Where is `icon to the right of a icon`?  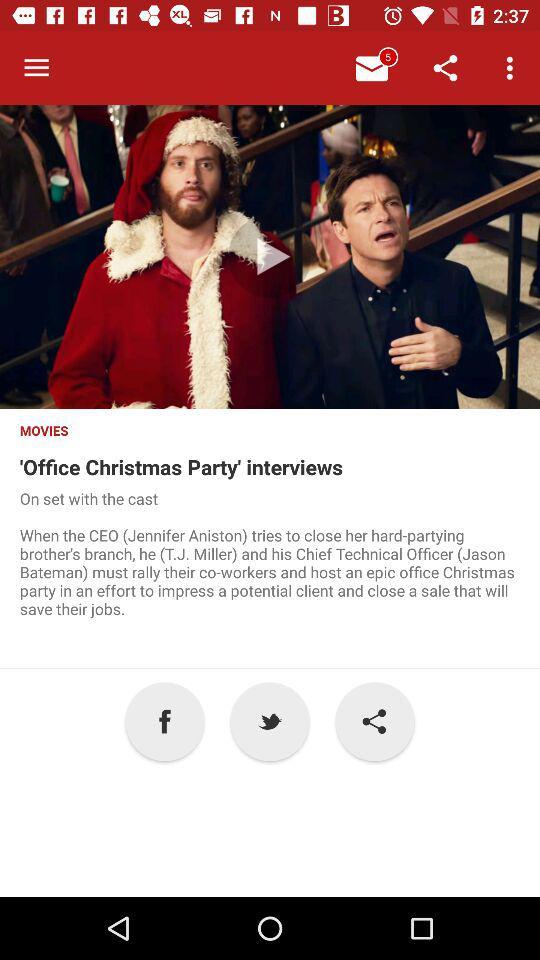 icon to the right of a icon is located at coordinates (270, 720).